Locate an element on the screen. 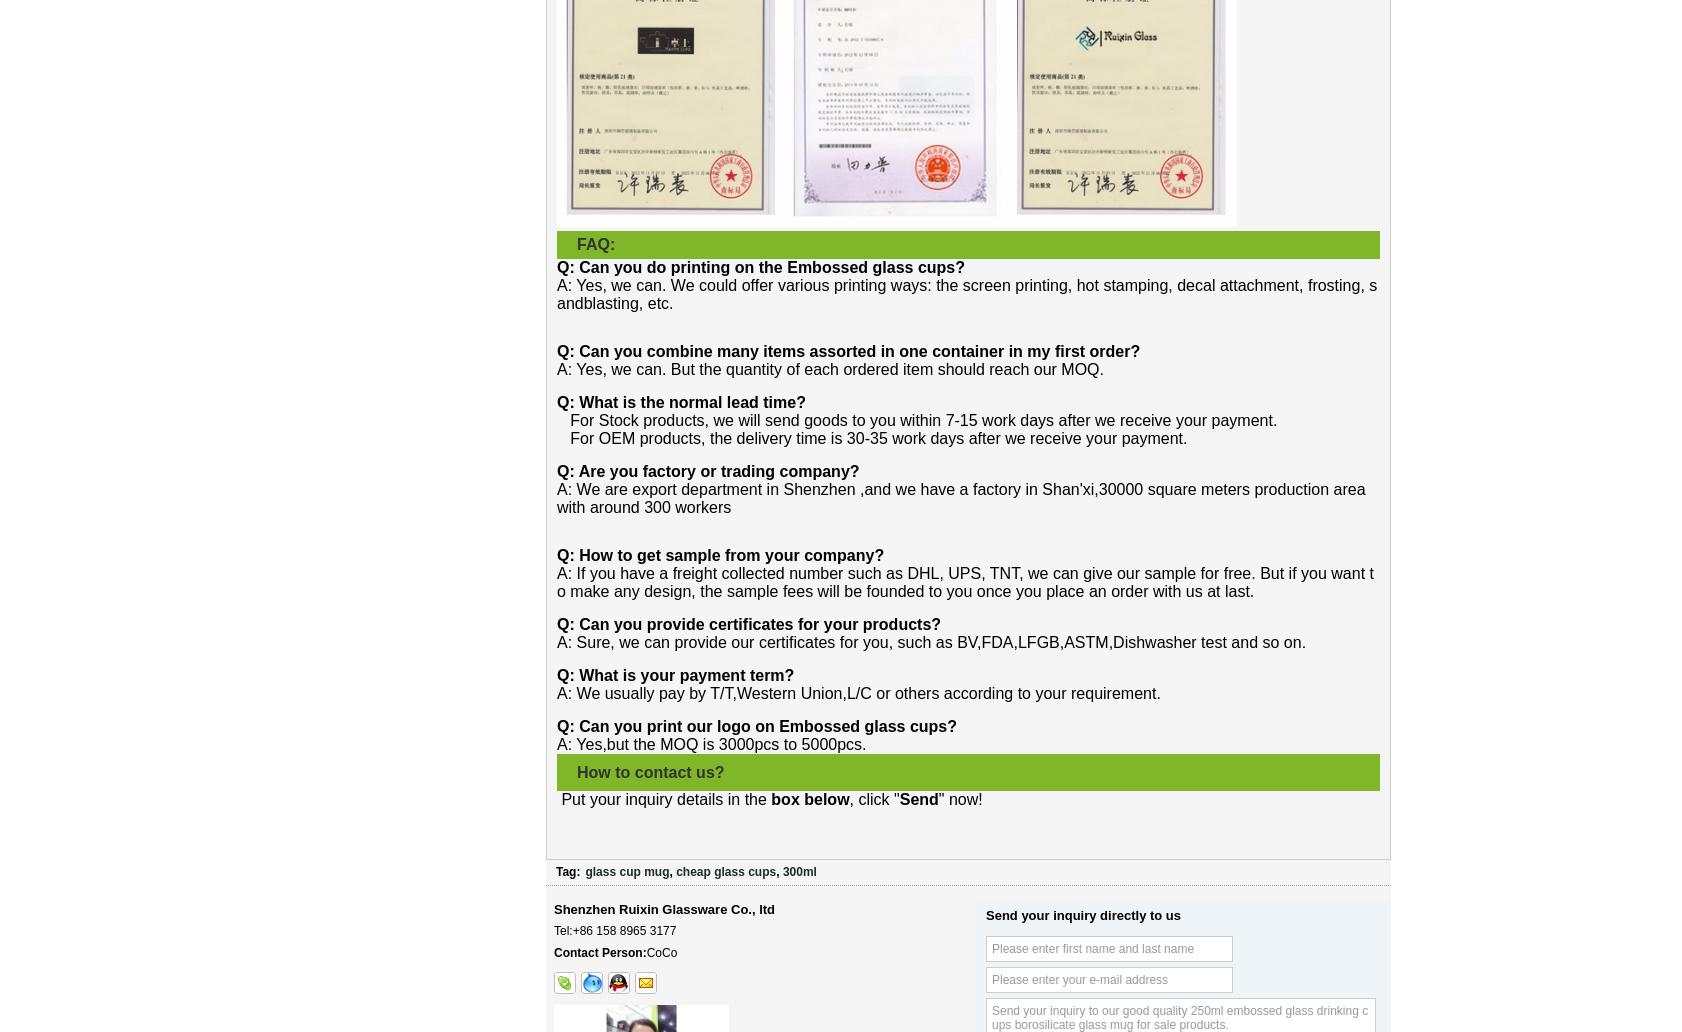 This screenshot has width=1682, height=1032. 'Send your inquiry directly to us' is located at coordinates (1082, 914).